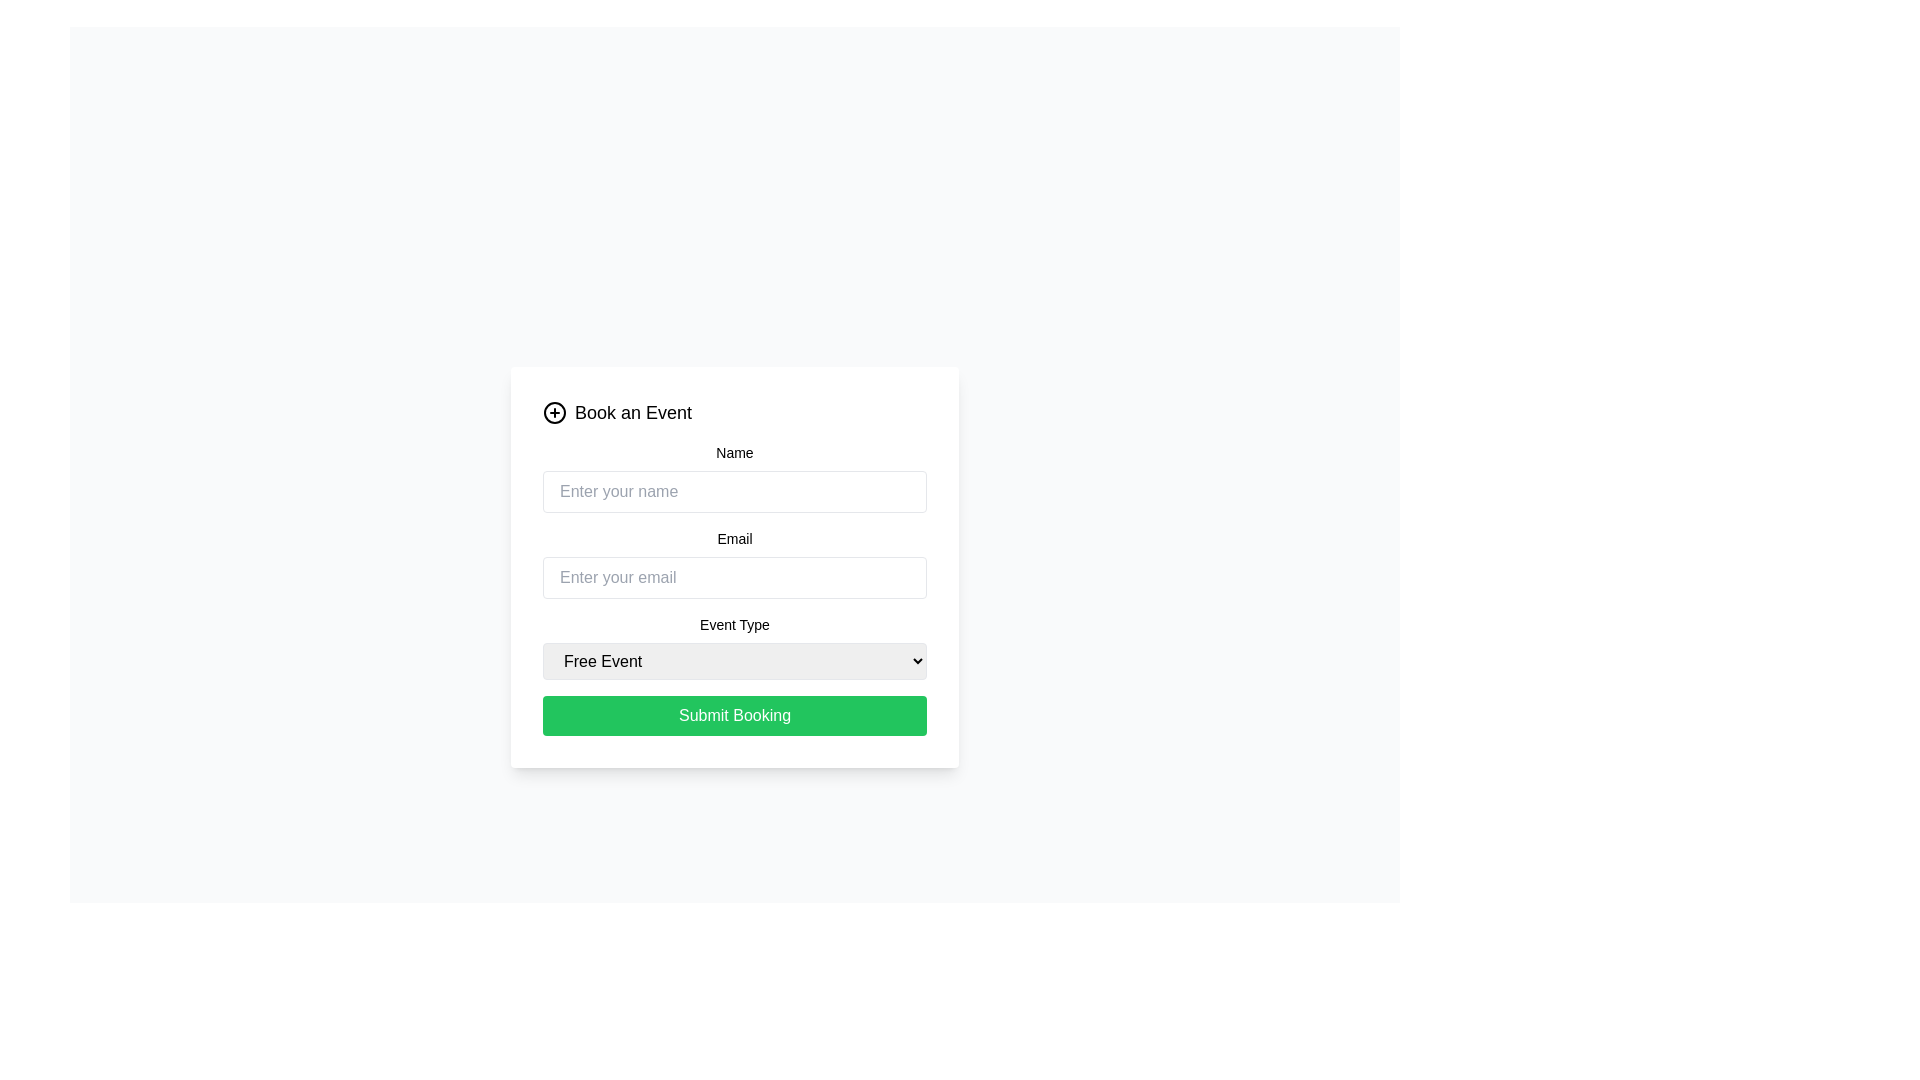 The width and height of the screenshot is (1920, 1080). What do you see at coordinates (733, 713) in the screenshot?
I see `the submission button located at the bottom of the 'Book an Event' form` at bounding box center [733, 713].